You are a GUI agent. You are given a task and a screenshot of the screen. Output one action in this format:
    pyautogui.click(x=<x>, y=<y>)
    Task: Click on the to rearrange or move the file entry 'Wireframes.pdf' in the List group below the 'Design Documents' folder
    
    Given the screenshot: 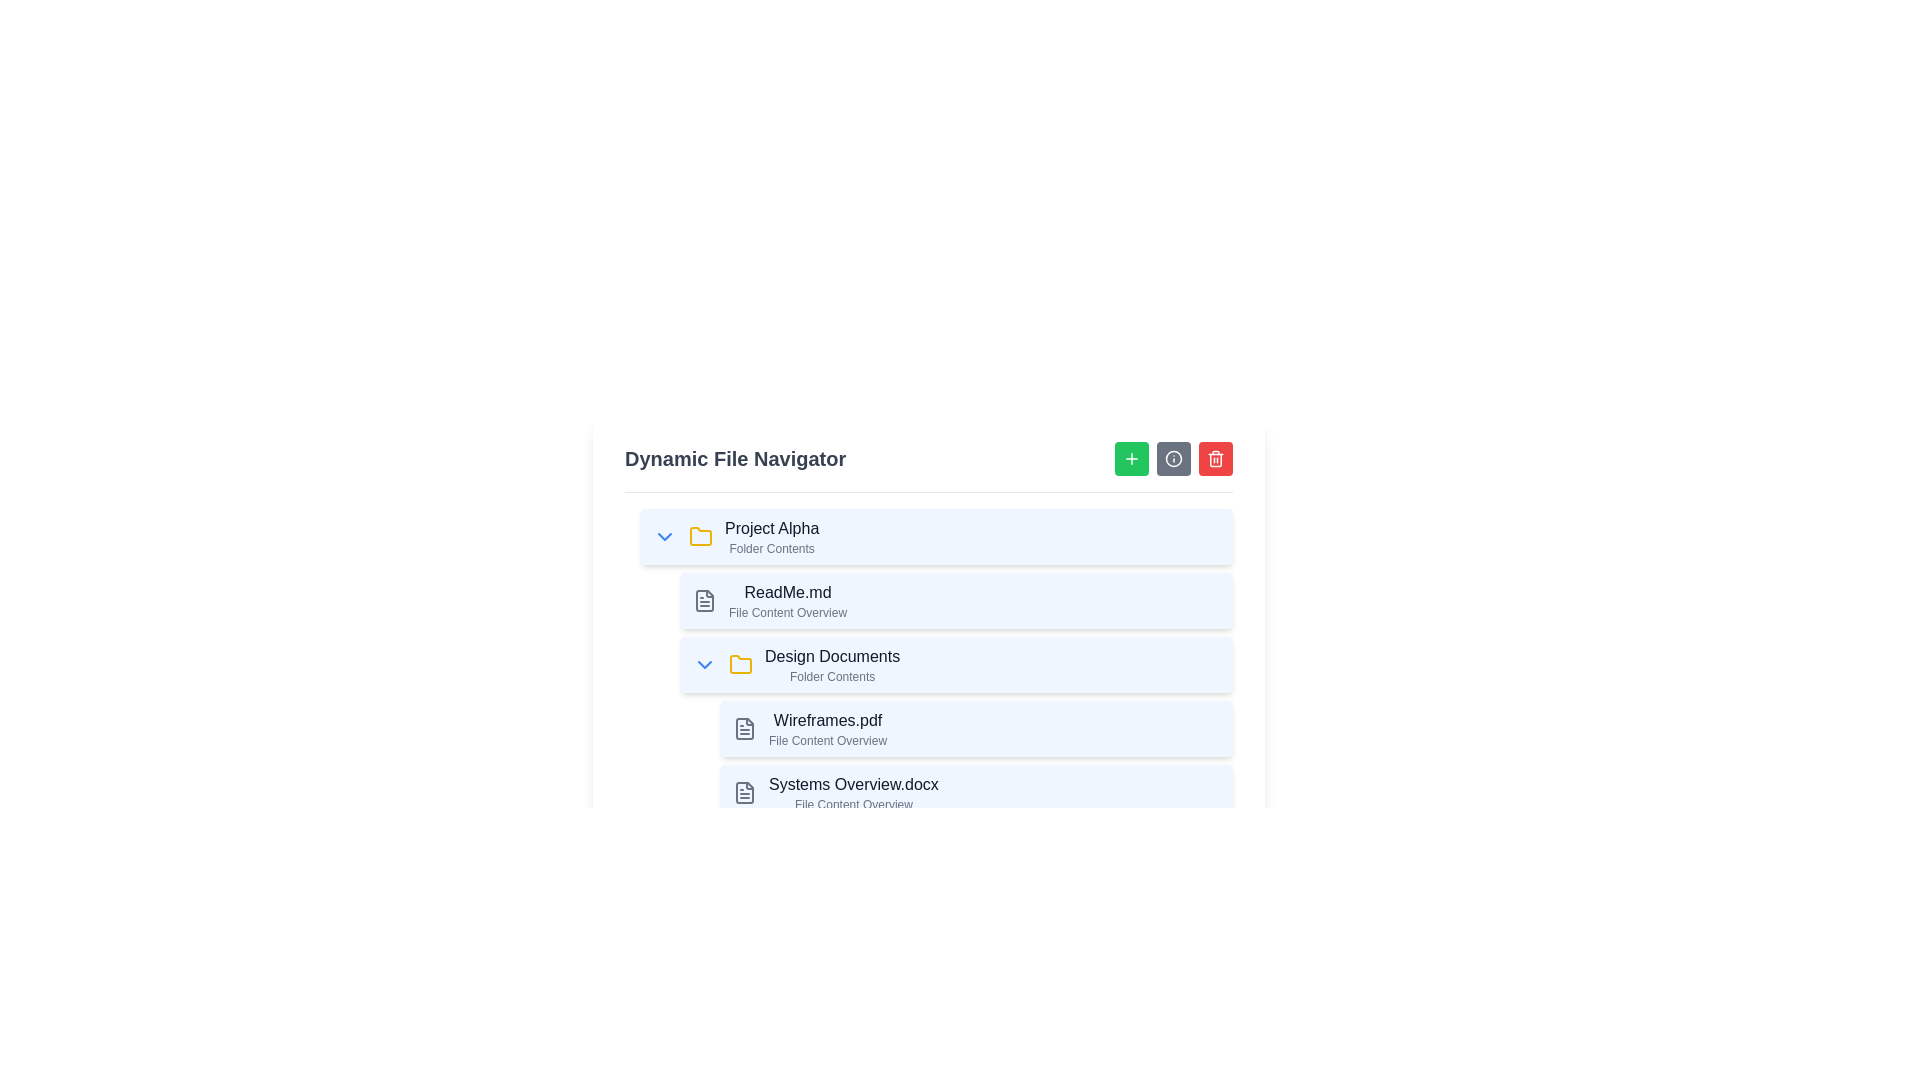 What is the action you would take?
    pyautogui.click(x=969, y=760)
    